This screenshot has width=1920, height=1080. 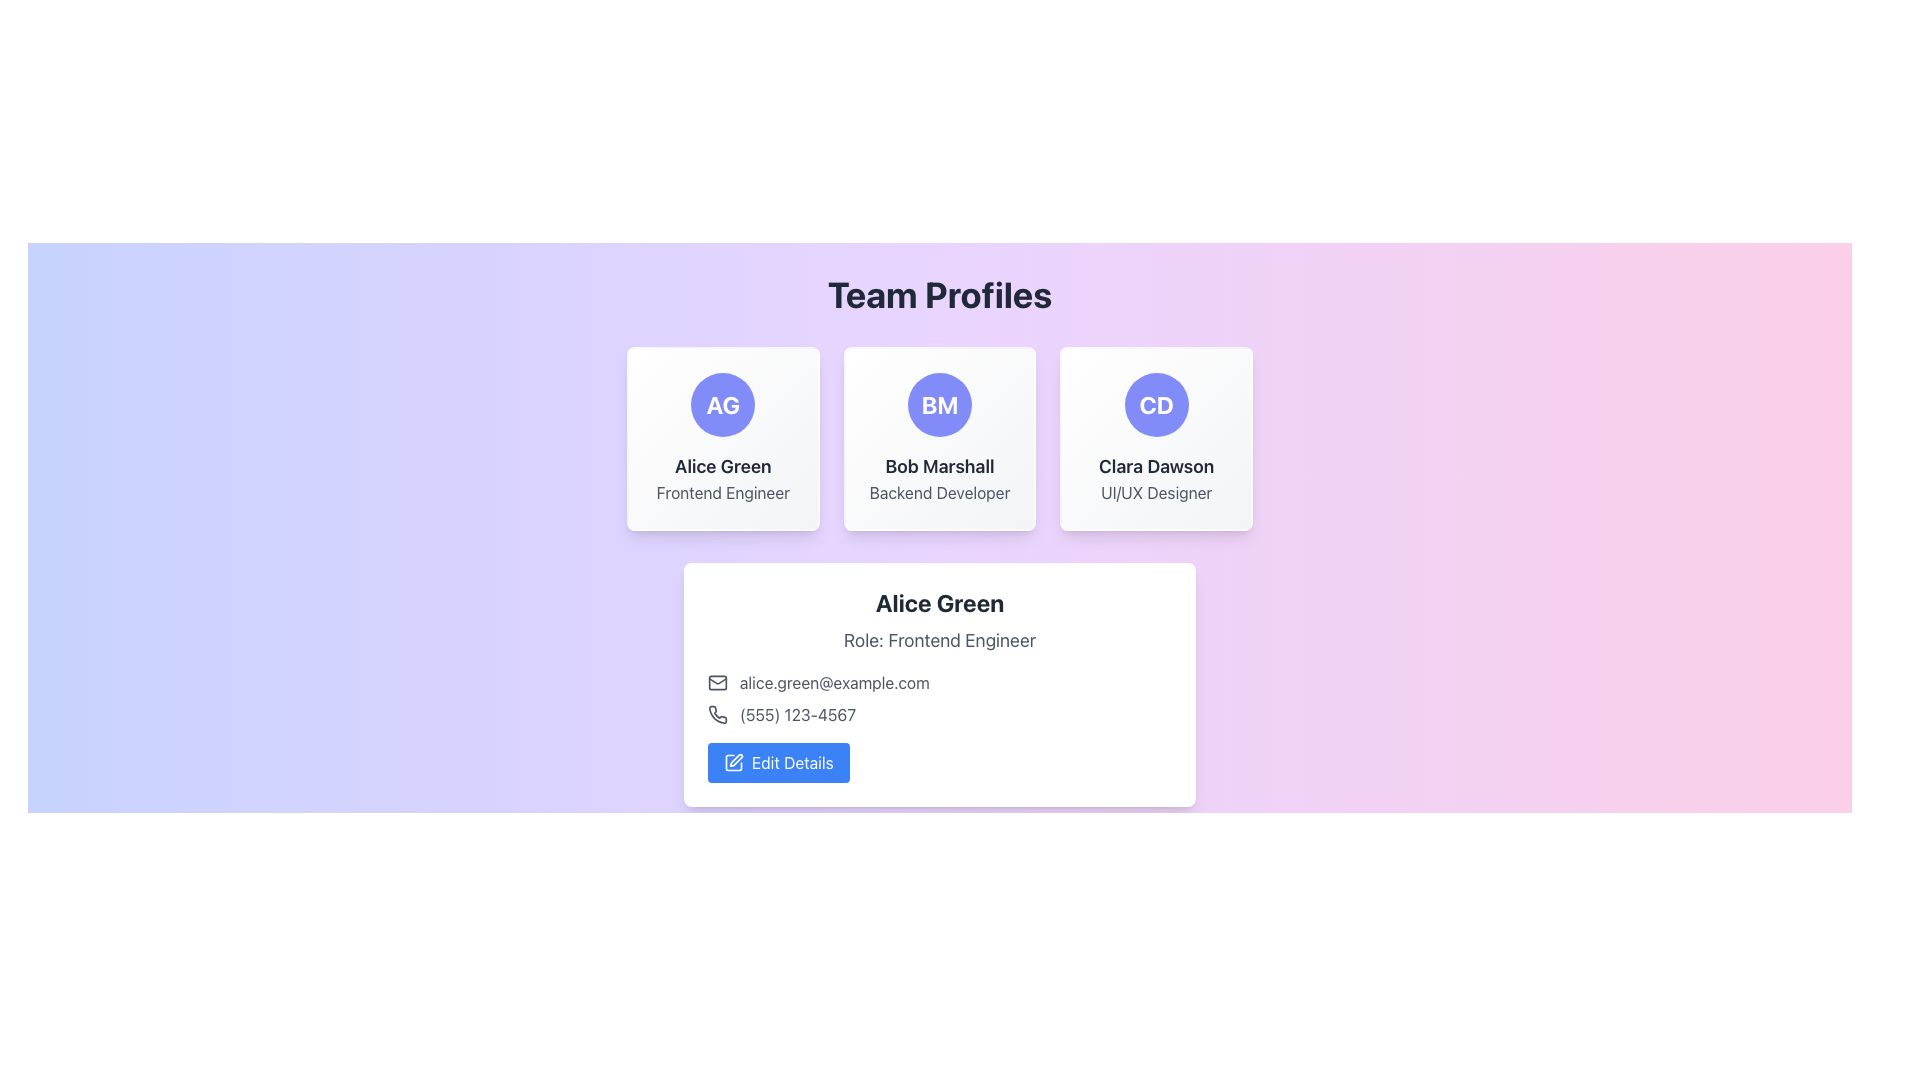 I want to click on the profile card for 'Clara Dawson', which displays 'CD' in a circular badge, so click(x=1156, y=438).